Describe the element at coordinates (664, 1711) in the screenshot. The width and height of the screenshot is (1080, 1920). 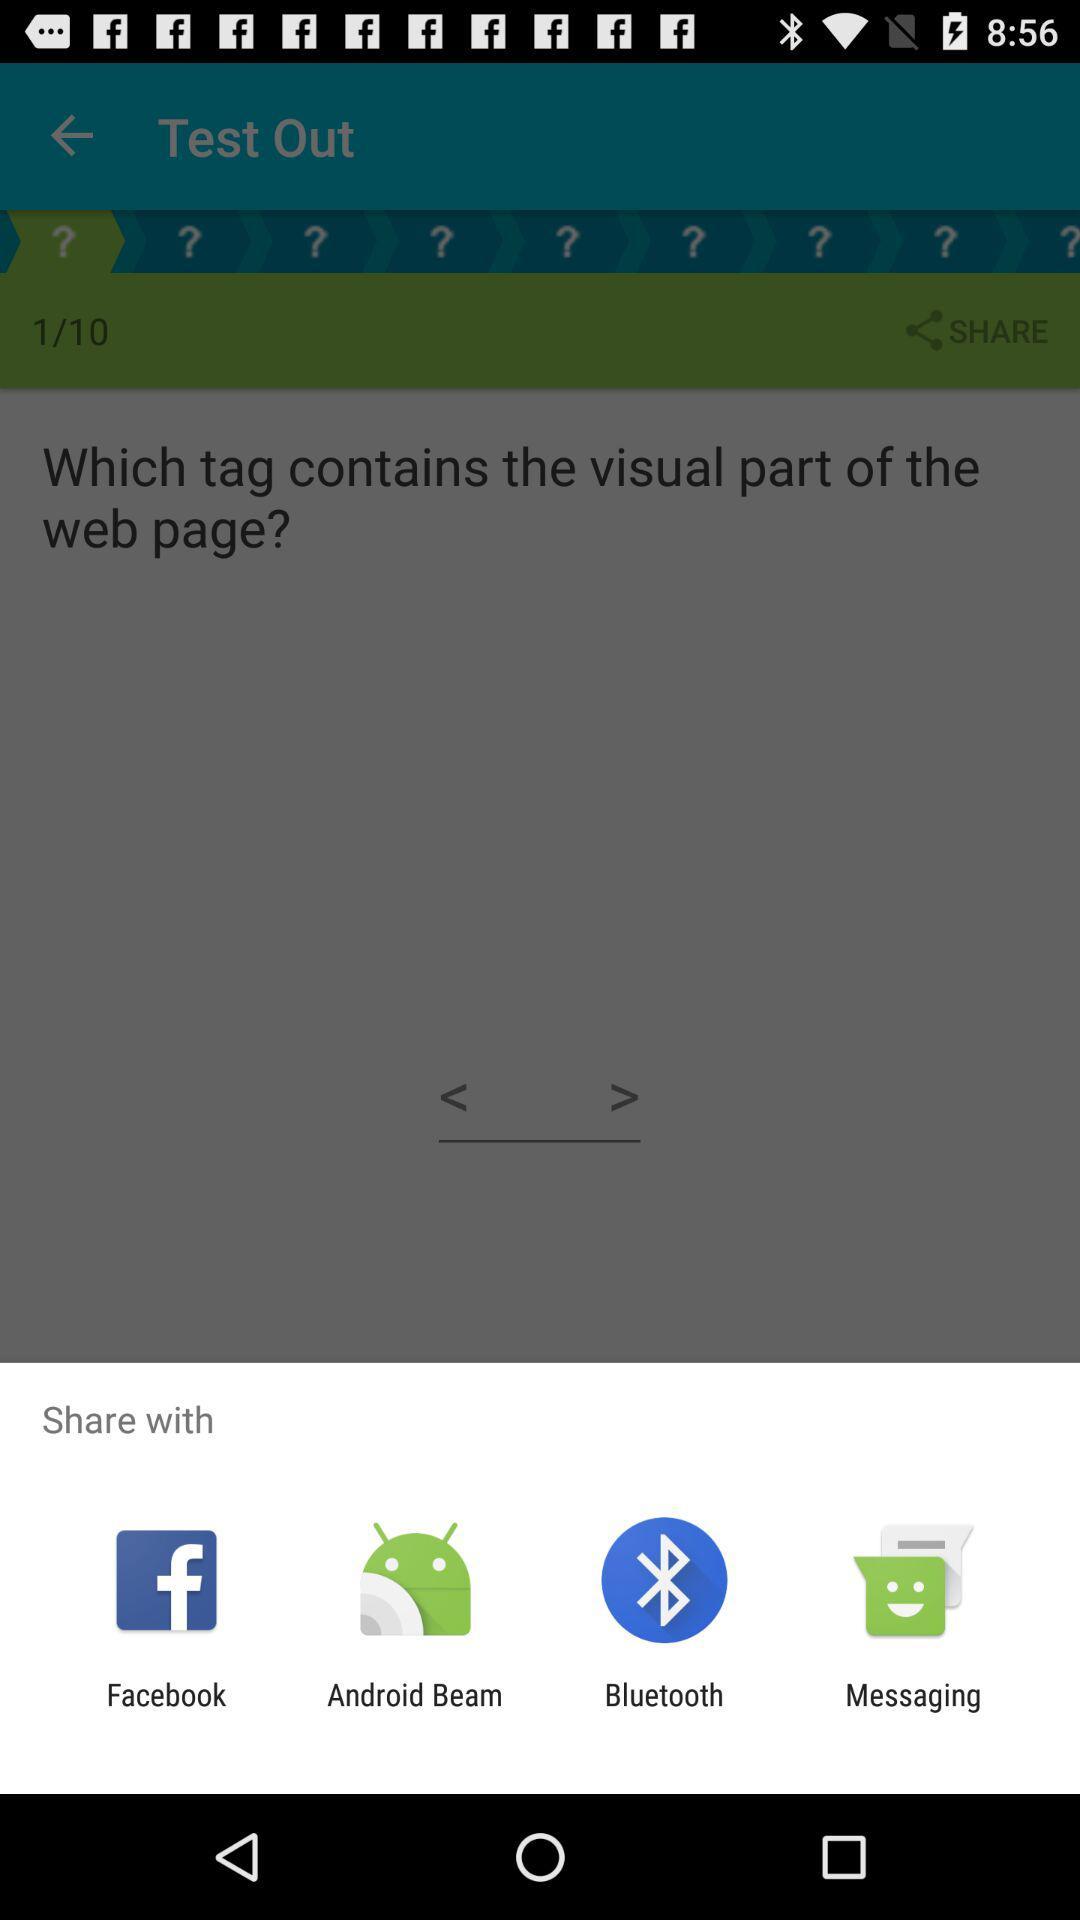
I see `app next to messaging icon` at that location.